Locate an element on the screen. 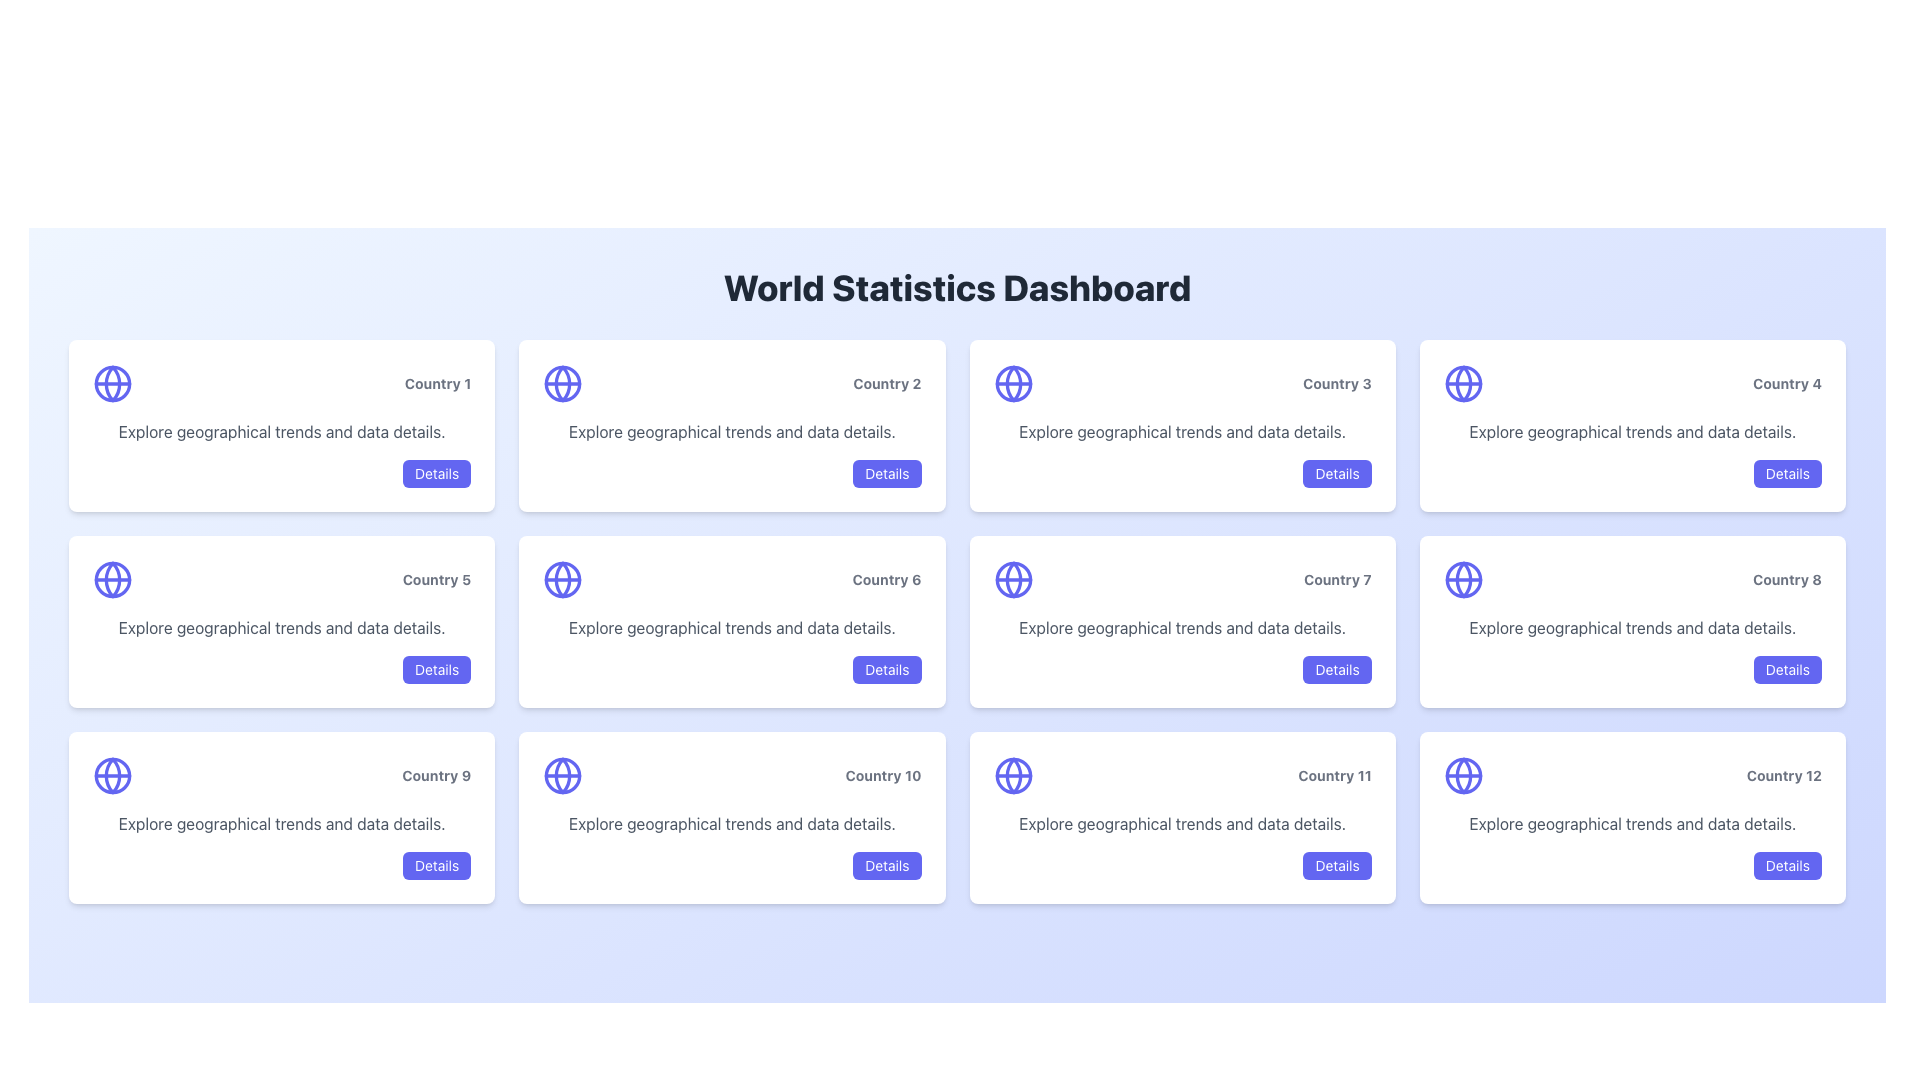 This screenshot has width=1920, height=1080. the blue globe-like icon segment located at the top left corner of the box for 'Country 6' in the second row, second column of the grid layout is located at coordinates (562, 579).